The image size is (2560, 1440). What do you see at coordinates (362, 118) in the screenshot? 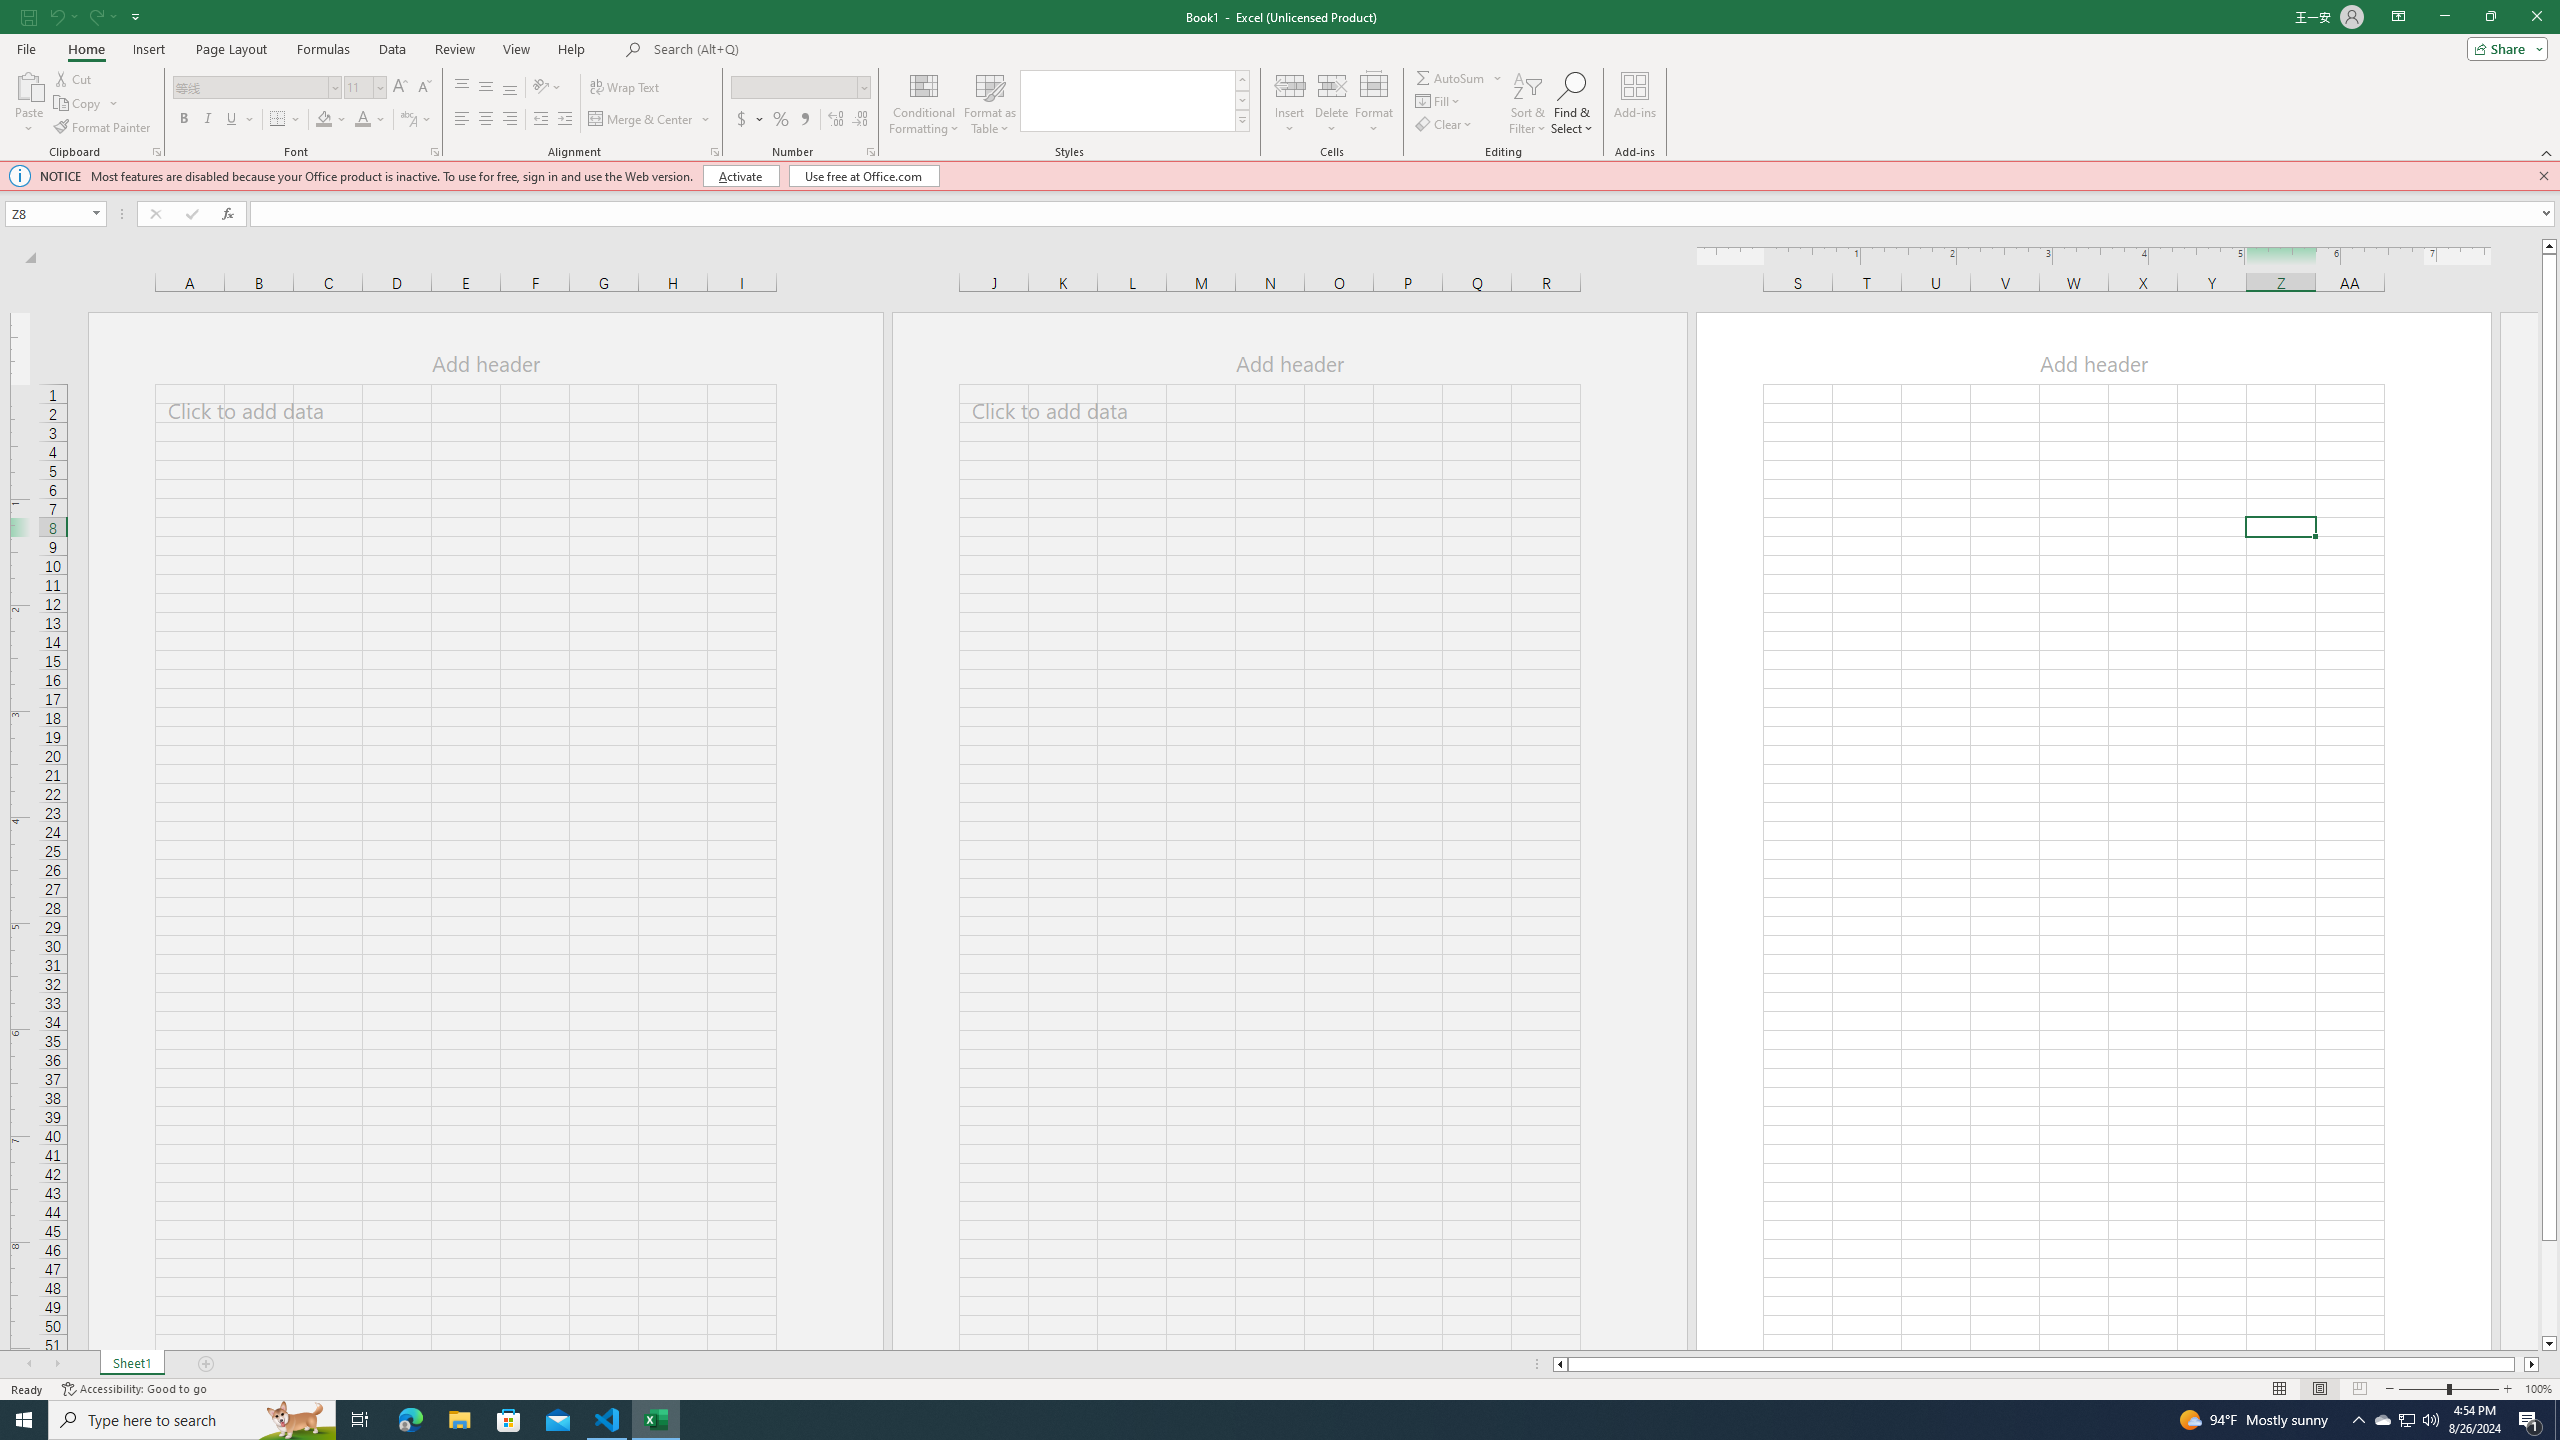
I see `'Font Color'` at bounding box center [362, 118].